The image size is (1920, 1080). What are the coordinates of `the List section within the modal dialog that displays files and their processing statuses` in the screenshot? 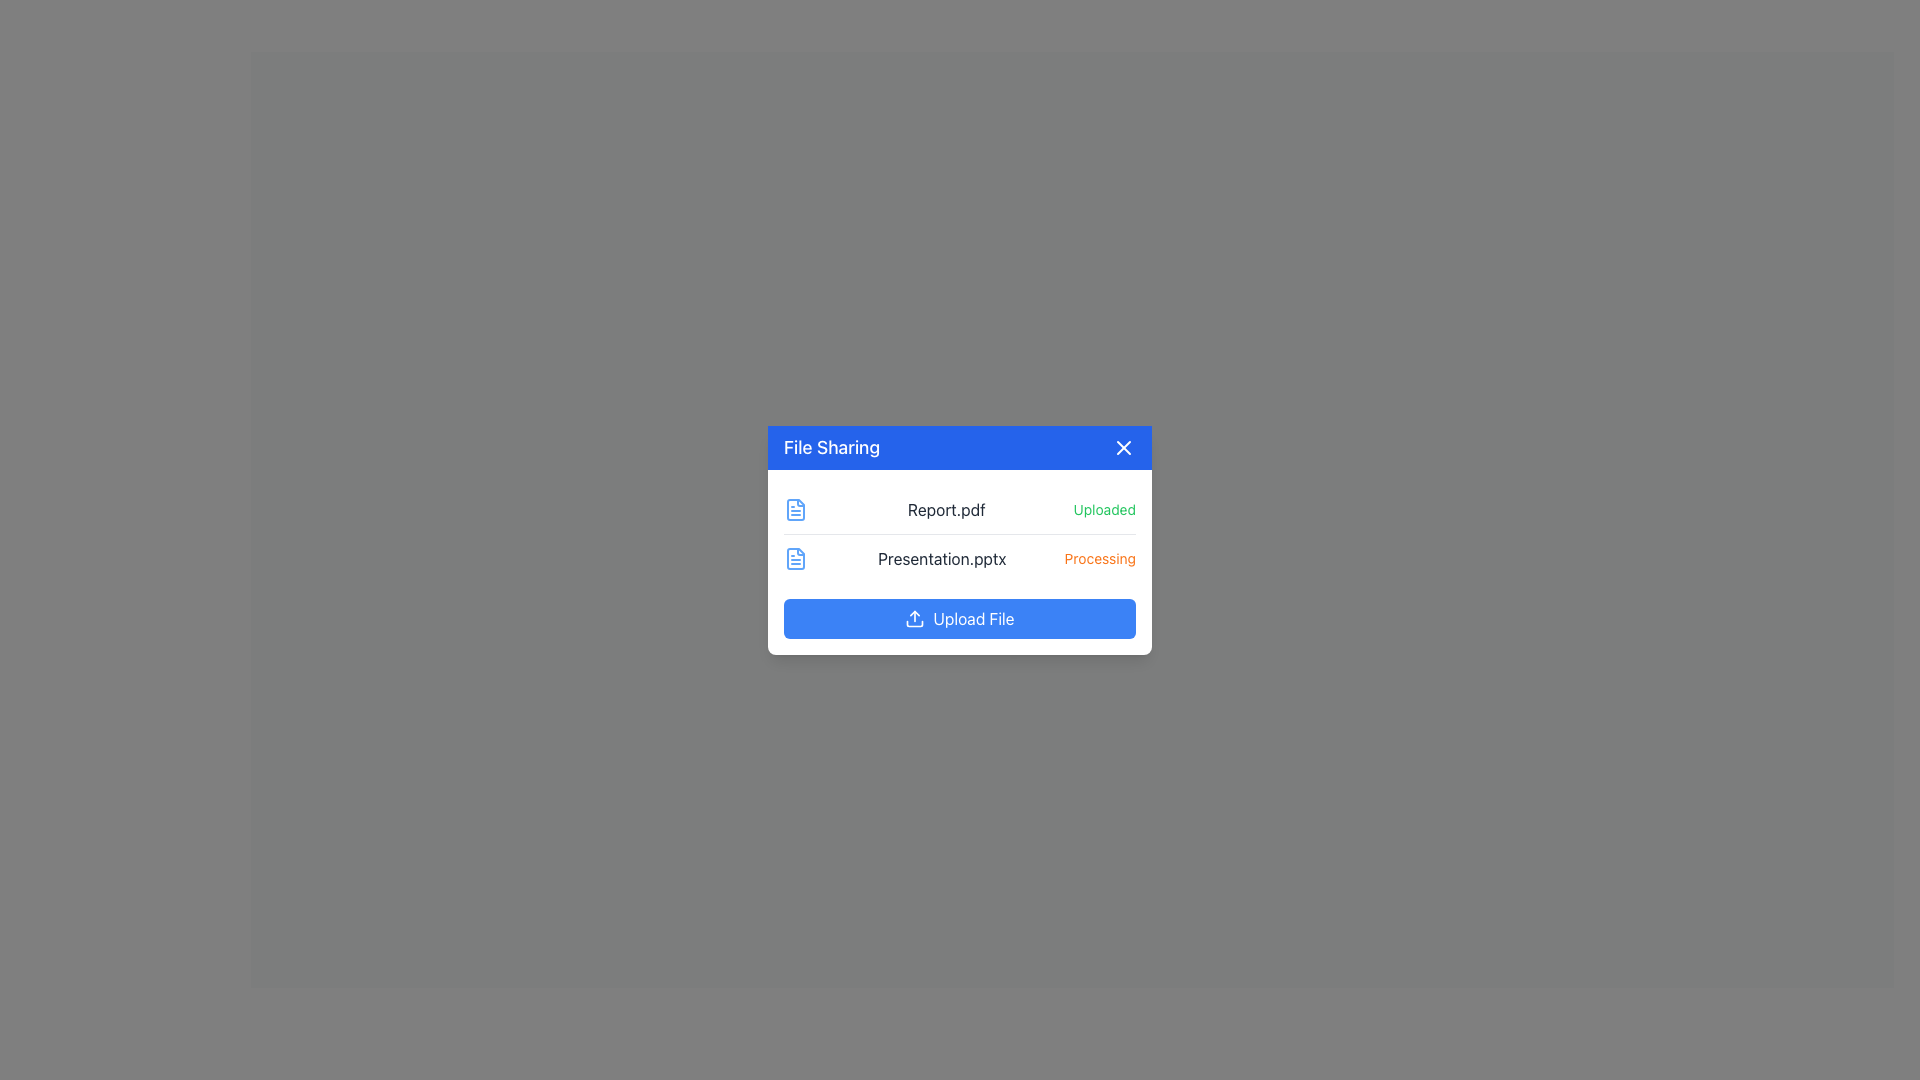 It's located at (960, 562).